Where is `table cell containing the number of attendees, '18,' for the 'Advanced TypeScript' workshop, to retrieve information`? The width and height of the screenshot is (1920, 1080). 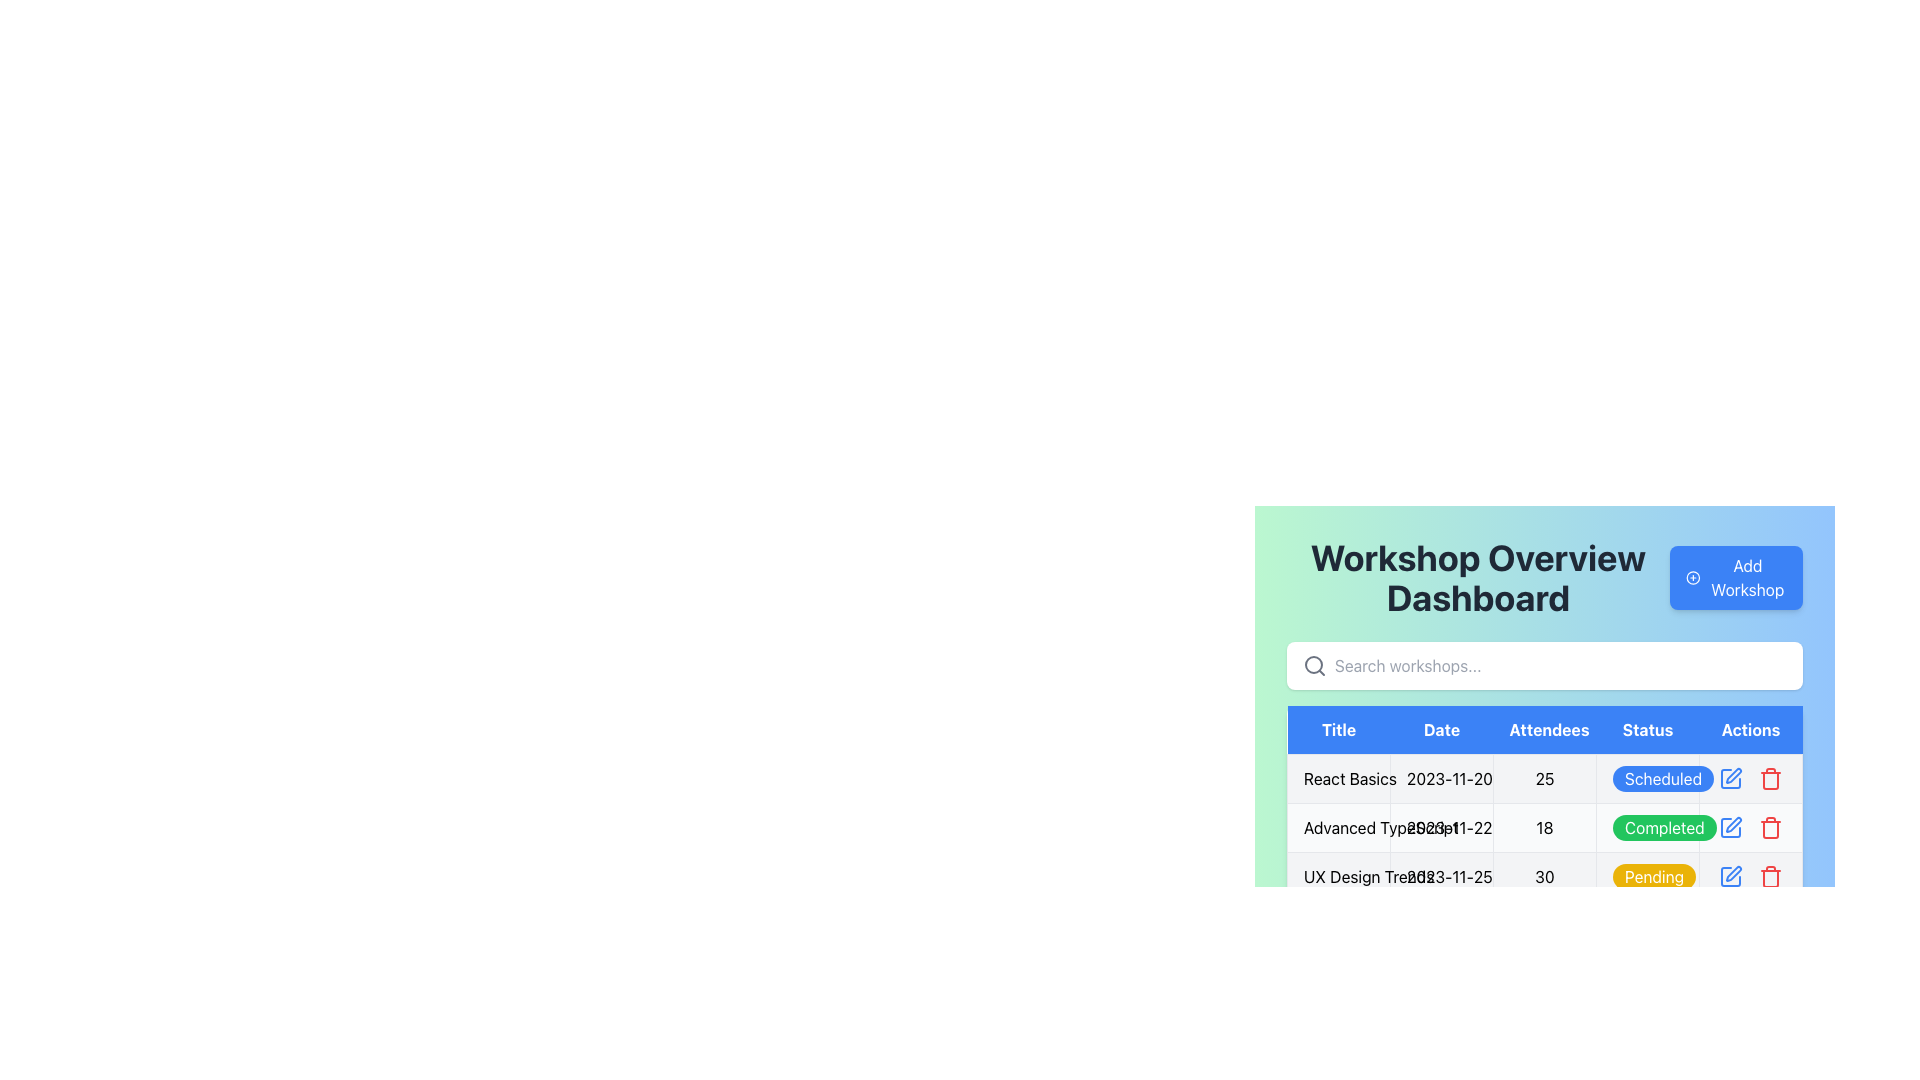
table cell containing the number of attendees, '18,' for the 'Advanced TypeScript' workshop, to retrieve information is located at coordinates (1544, 828).